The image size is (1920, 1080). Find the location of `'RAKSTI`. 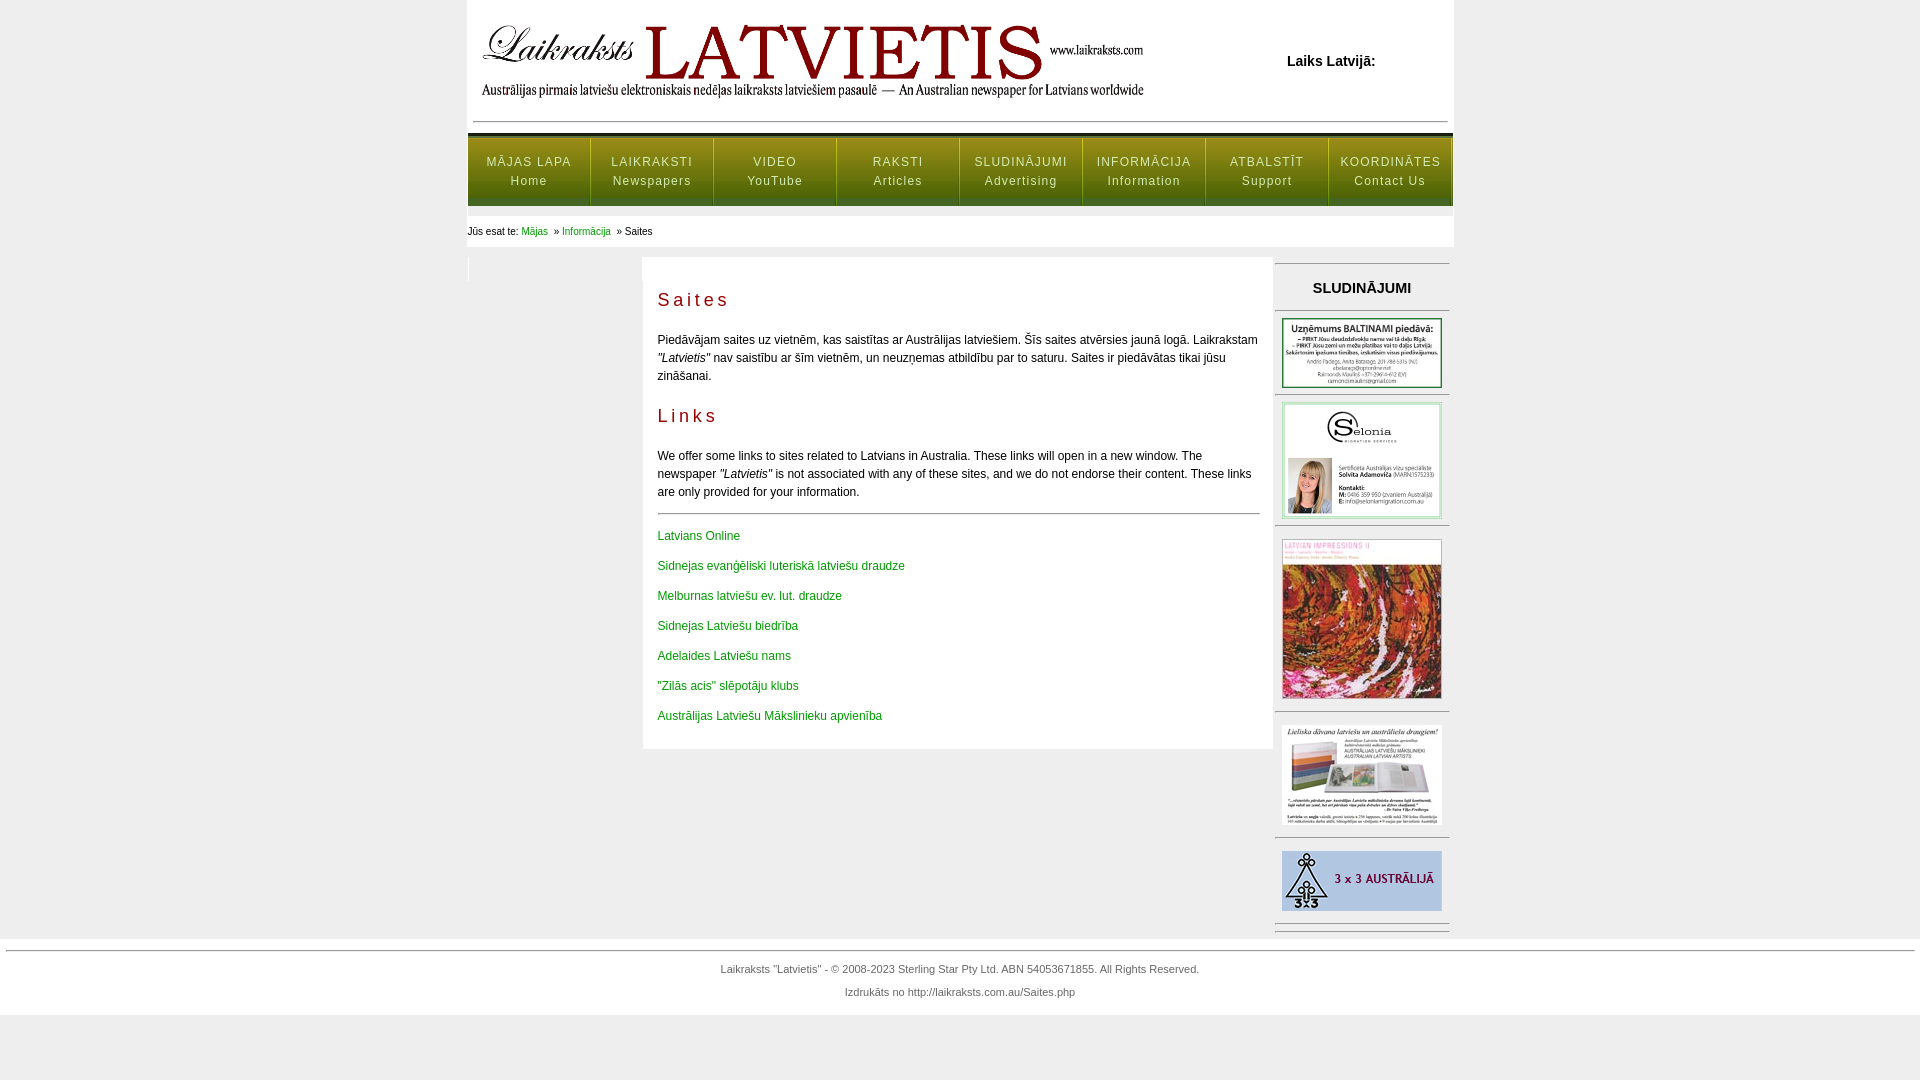

'RAKSTI is located at coordinates (835, 171).